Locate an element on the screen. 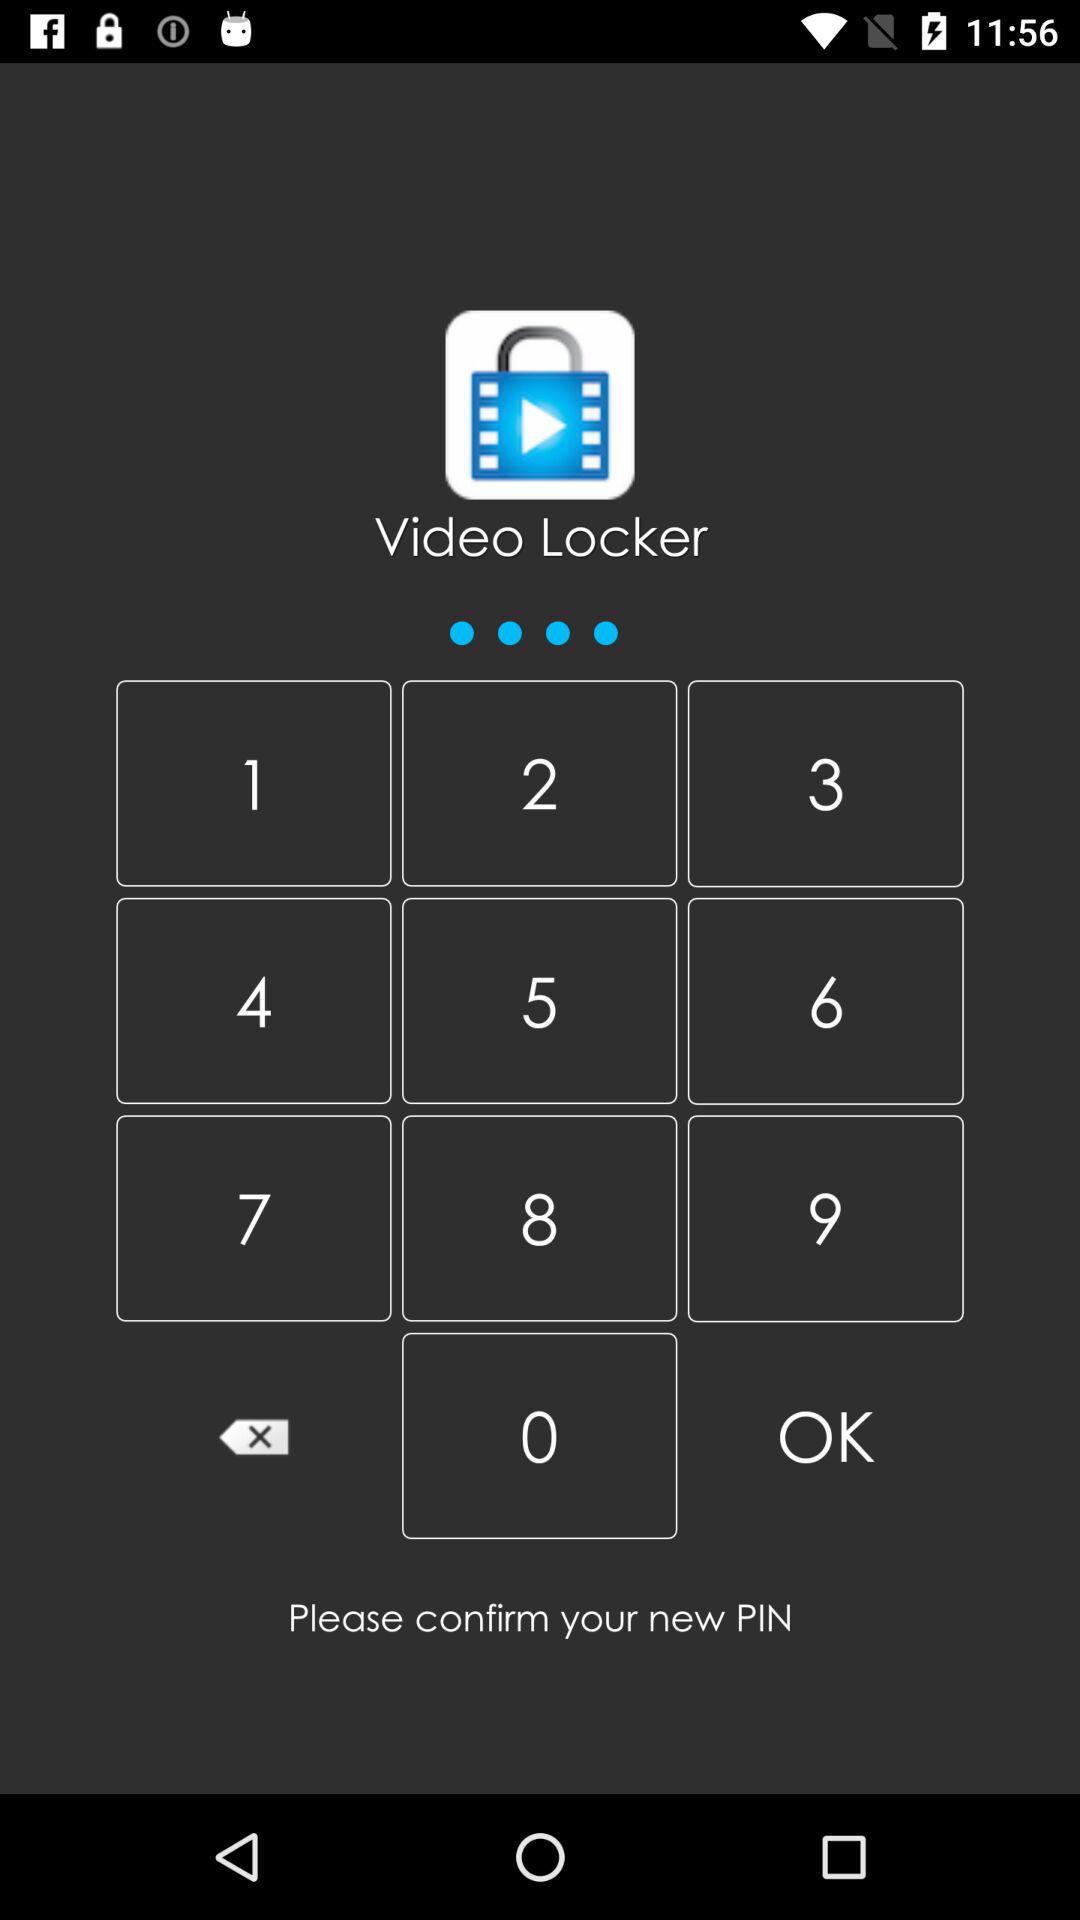 The height and width of the screenshot is (1920, 1080). backspace button is located at coordinates (252, 1434).